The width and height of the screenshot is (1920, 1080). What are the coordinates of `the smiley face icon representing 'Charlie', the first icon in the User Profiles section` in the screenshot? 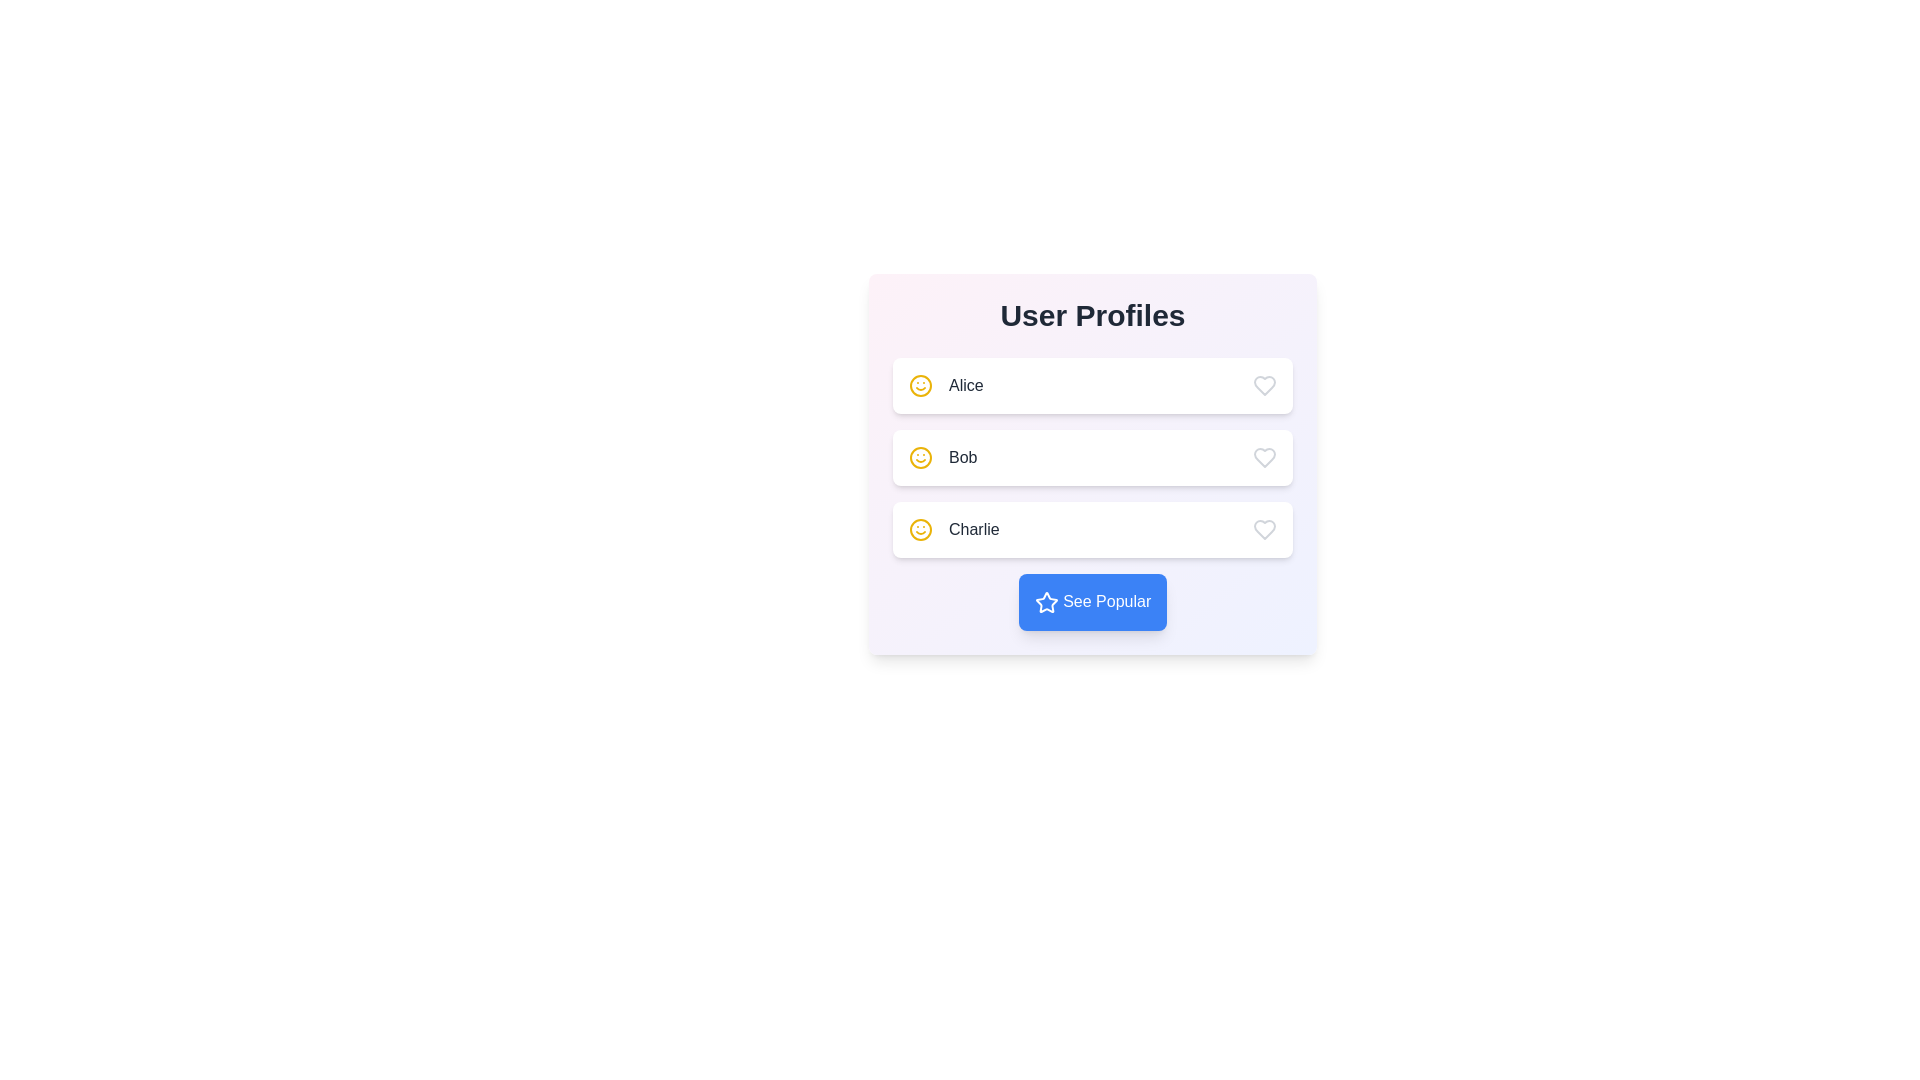 It's located at (920, 528).